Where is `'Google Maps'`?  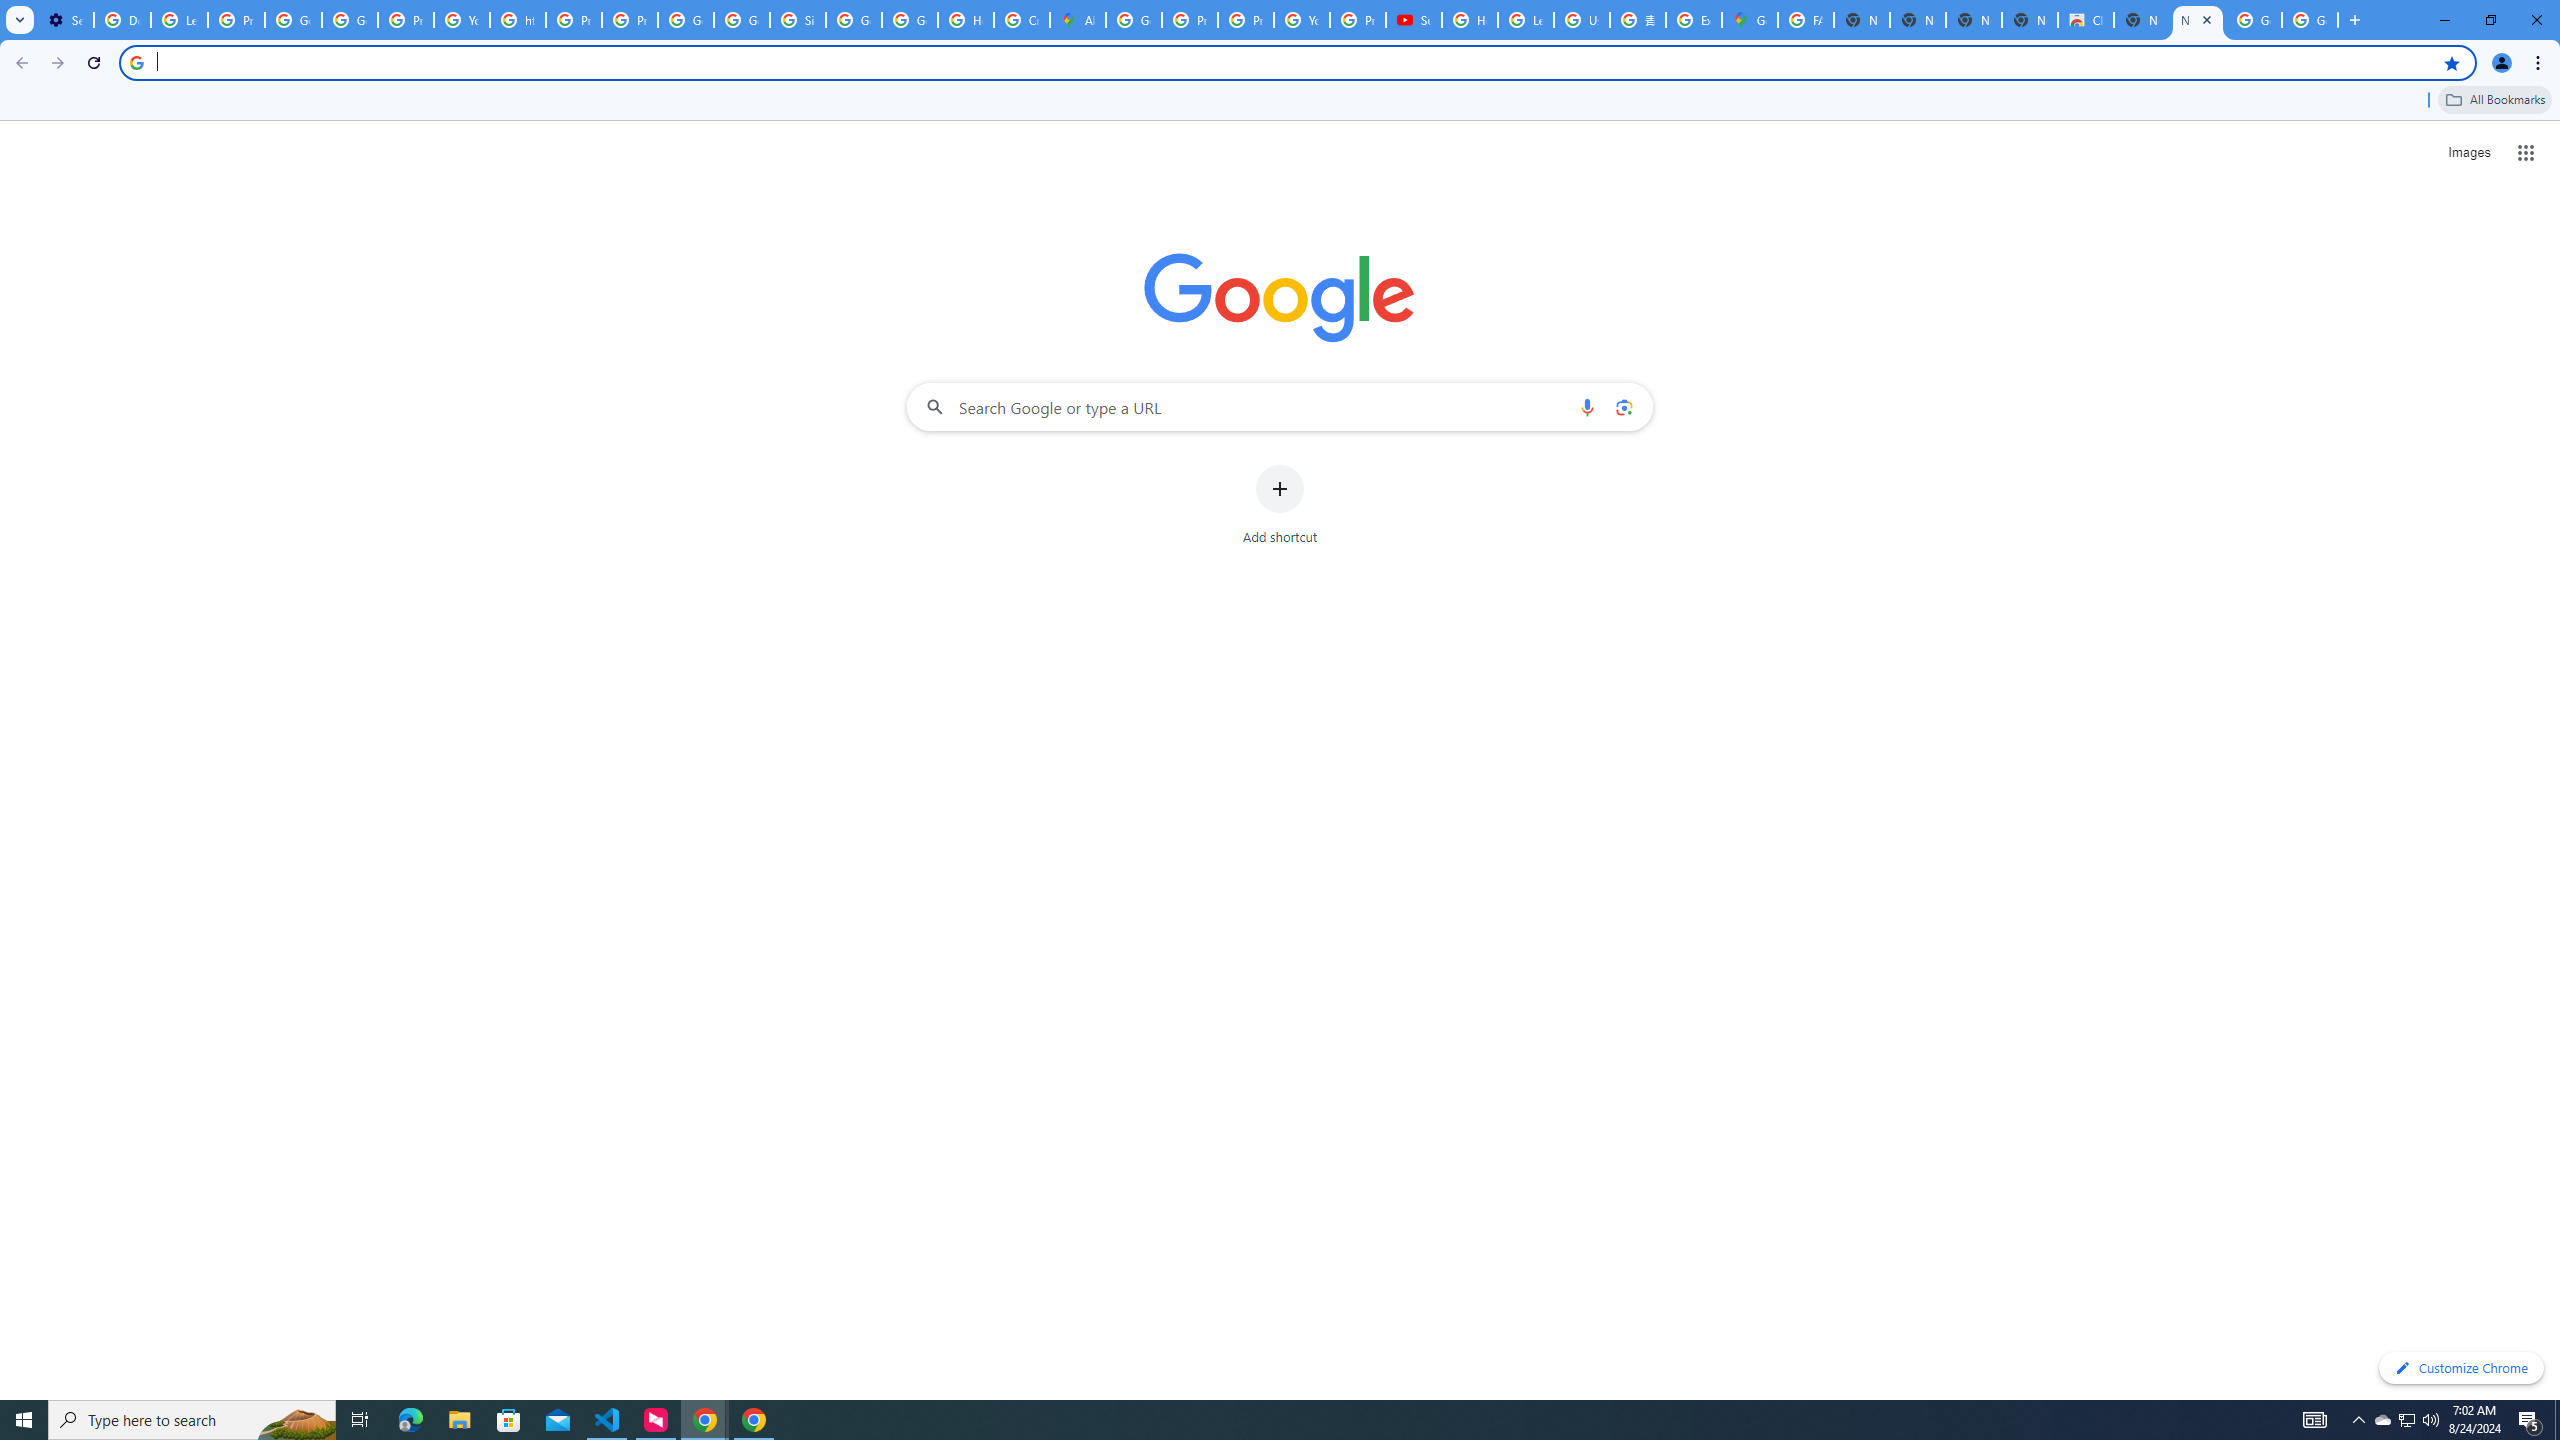 'Google Maps' is located at coordinates (1748, 19).